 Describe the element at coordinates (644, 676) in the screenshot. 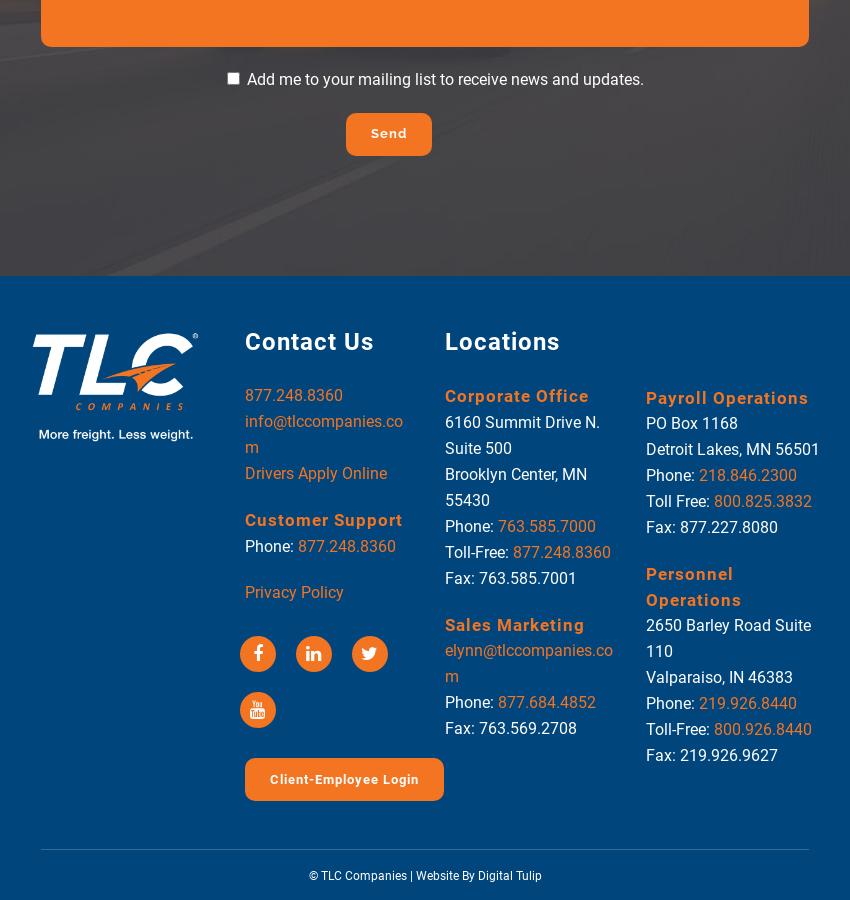

I see `'Valparaiso, IN 46383'` at that location.